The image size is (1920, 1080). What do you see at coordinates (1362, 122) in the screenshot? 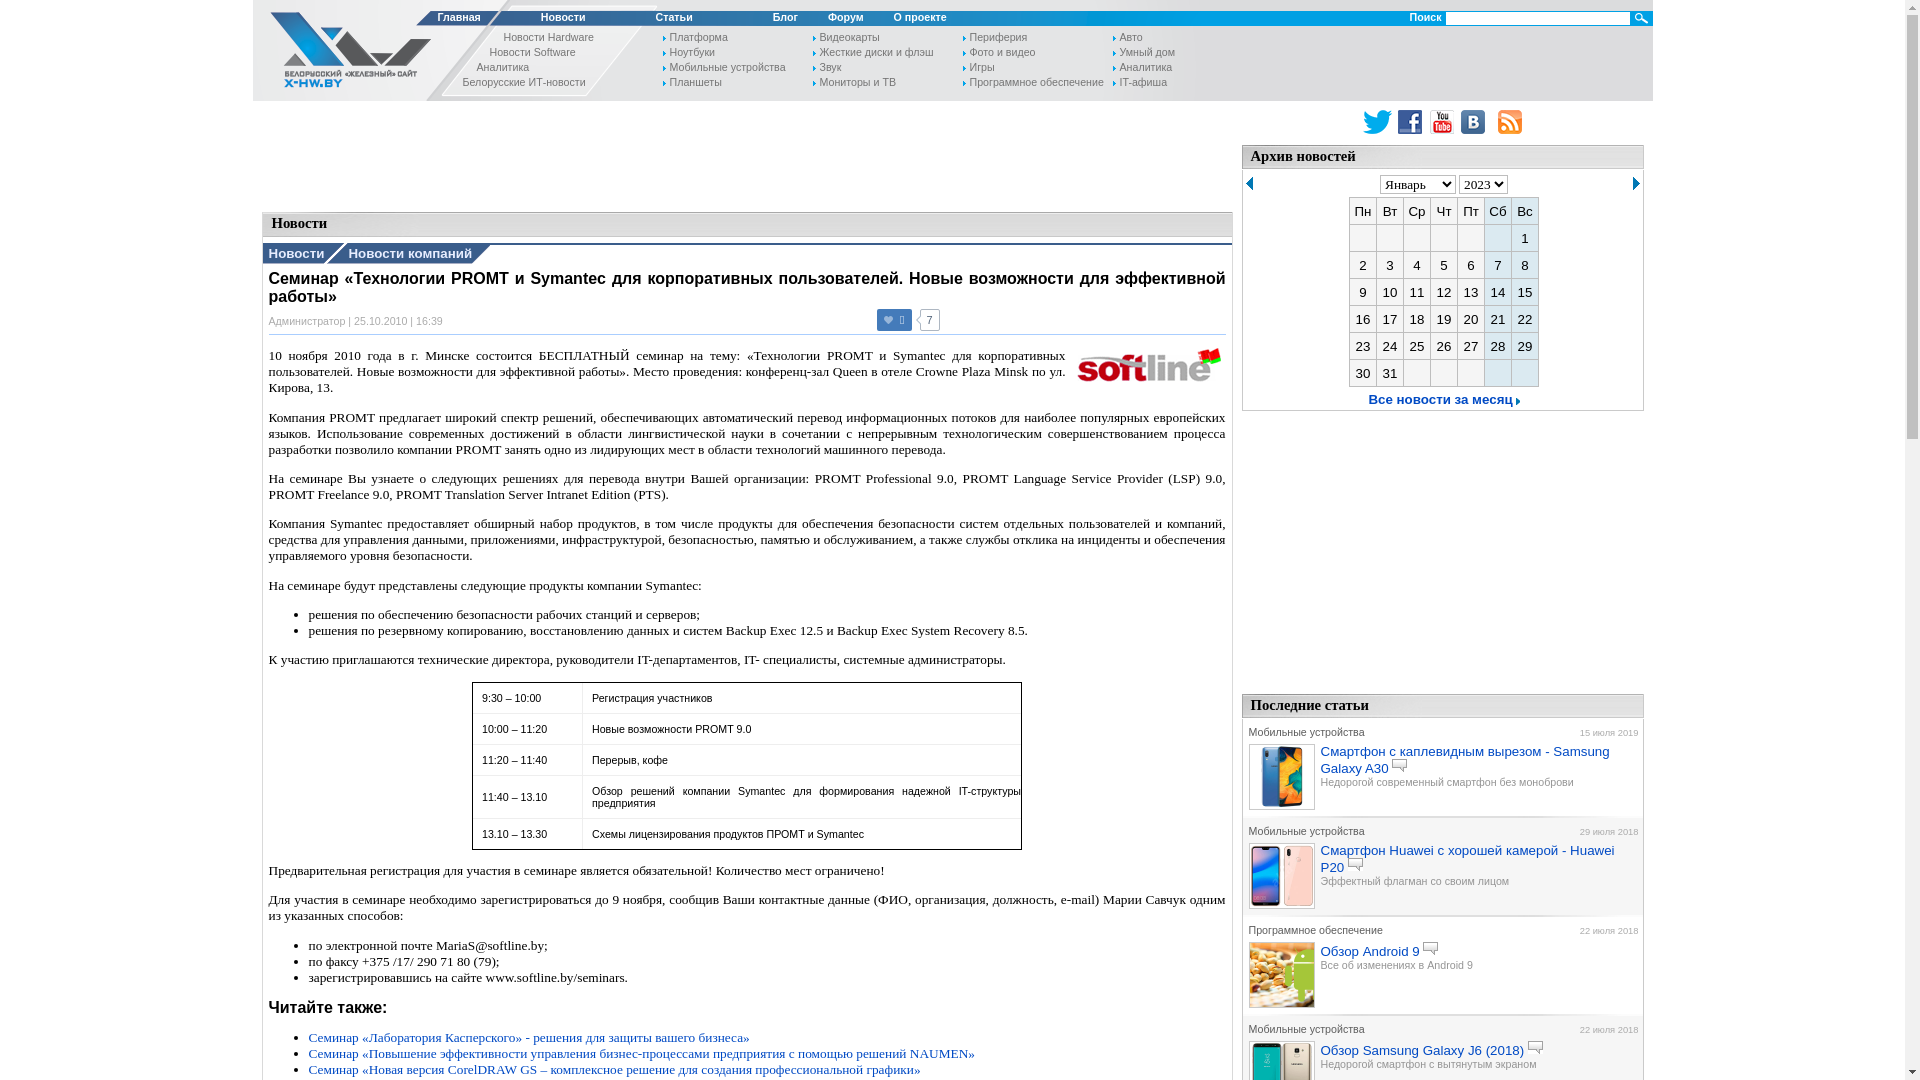
I see `'X-HW.BY Twitter'` at bounding box center [1362, 122].